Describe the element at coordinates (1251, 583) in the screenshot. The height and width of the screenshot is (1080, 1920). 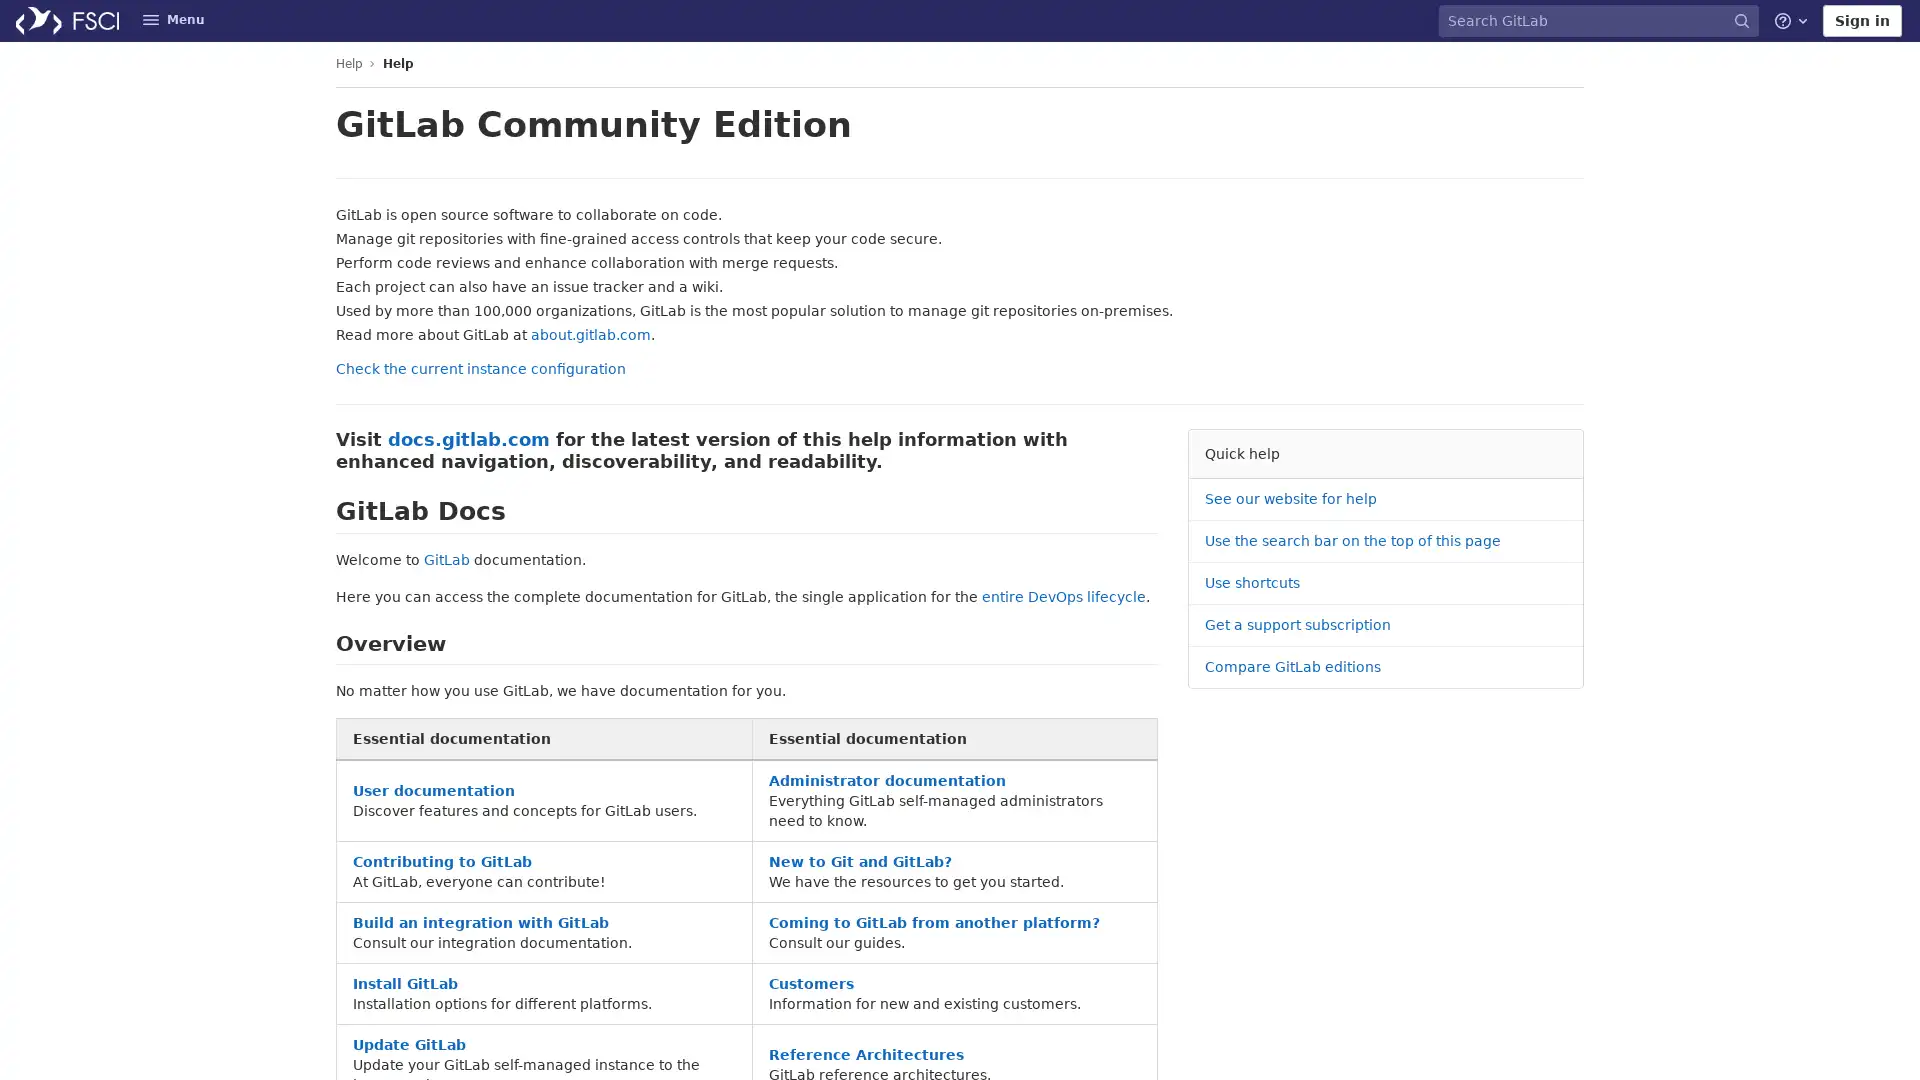
I see `Use shortcuts` at that location.